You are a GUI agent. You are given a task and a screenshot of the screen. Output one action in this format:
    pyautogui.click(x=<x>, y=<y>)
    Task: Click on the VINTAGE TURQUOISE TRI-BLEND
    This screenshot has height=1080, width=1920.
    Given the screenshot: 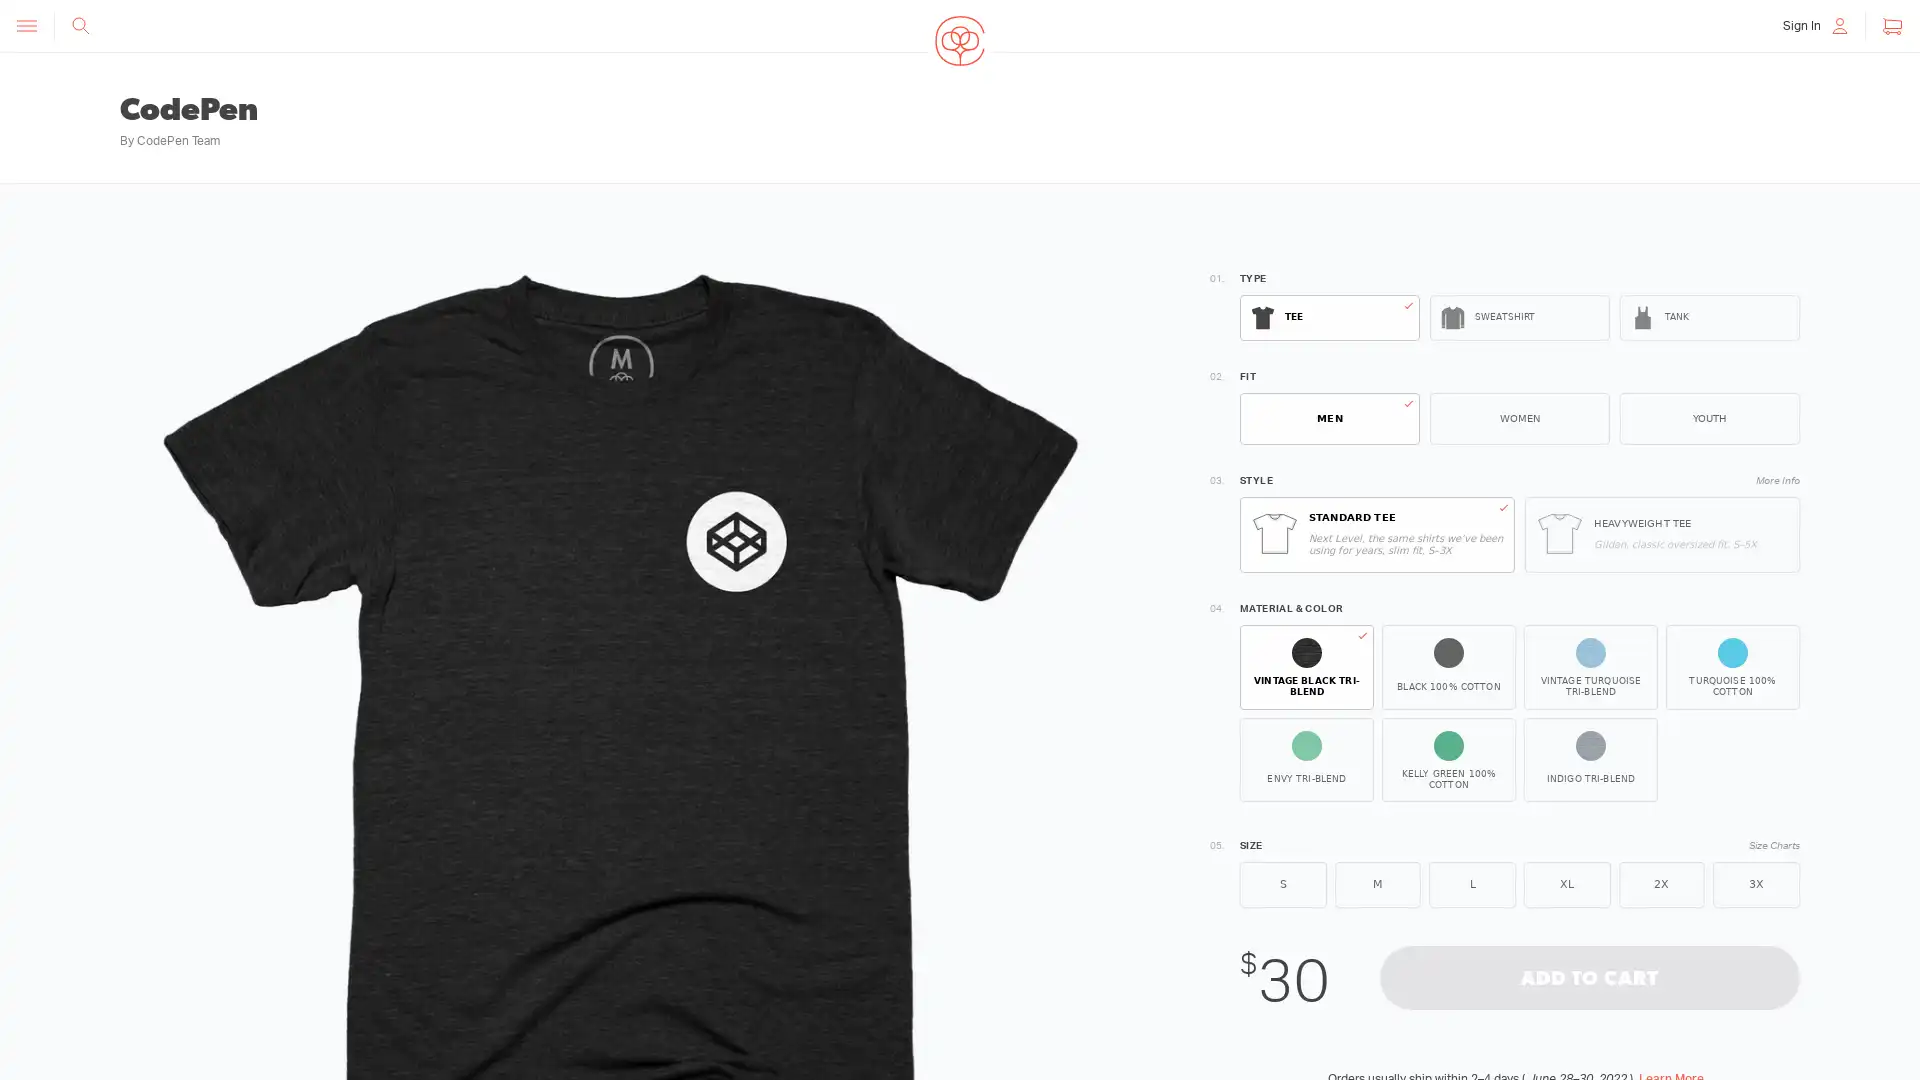 What is the action you would take?
    pyautogui.click(x=1589, y=667)
    